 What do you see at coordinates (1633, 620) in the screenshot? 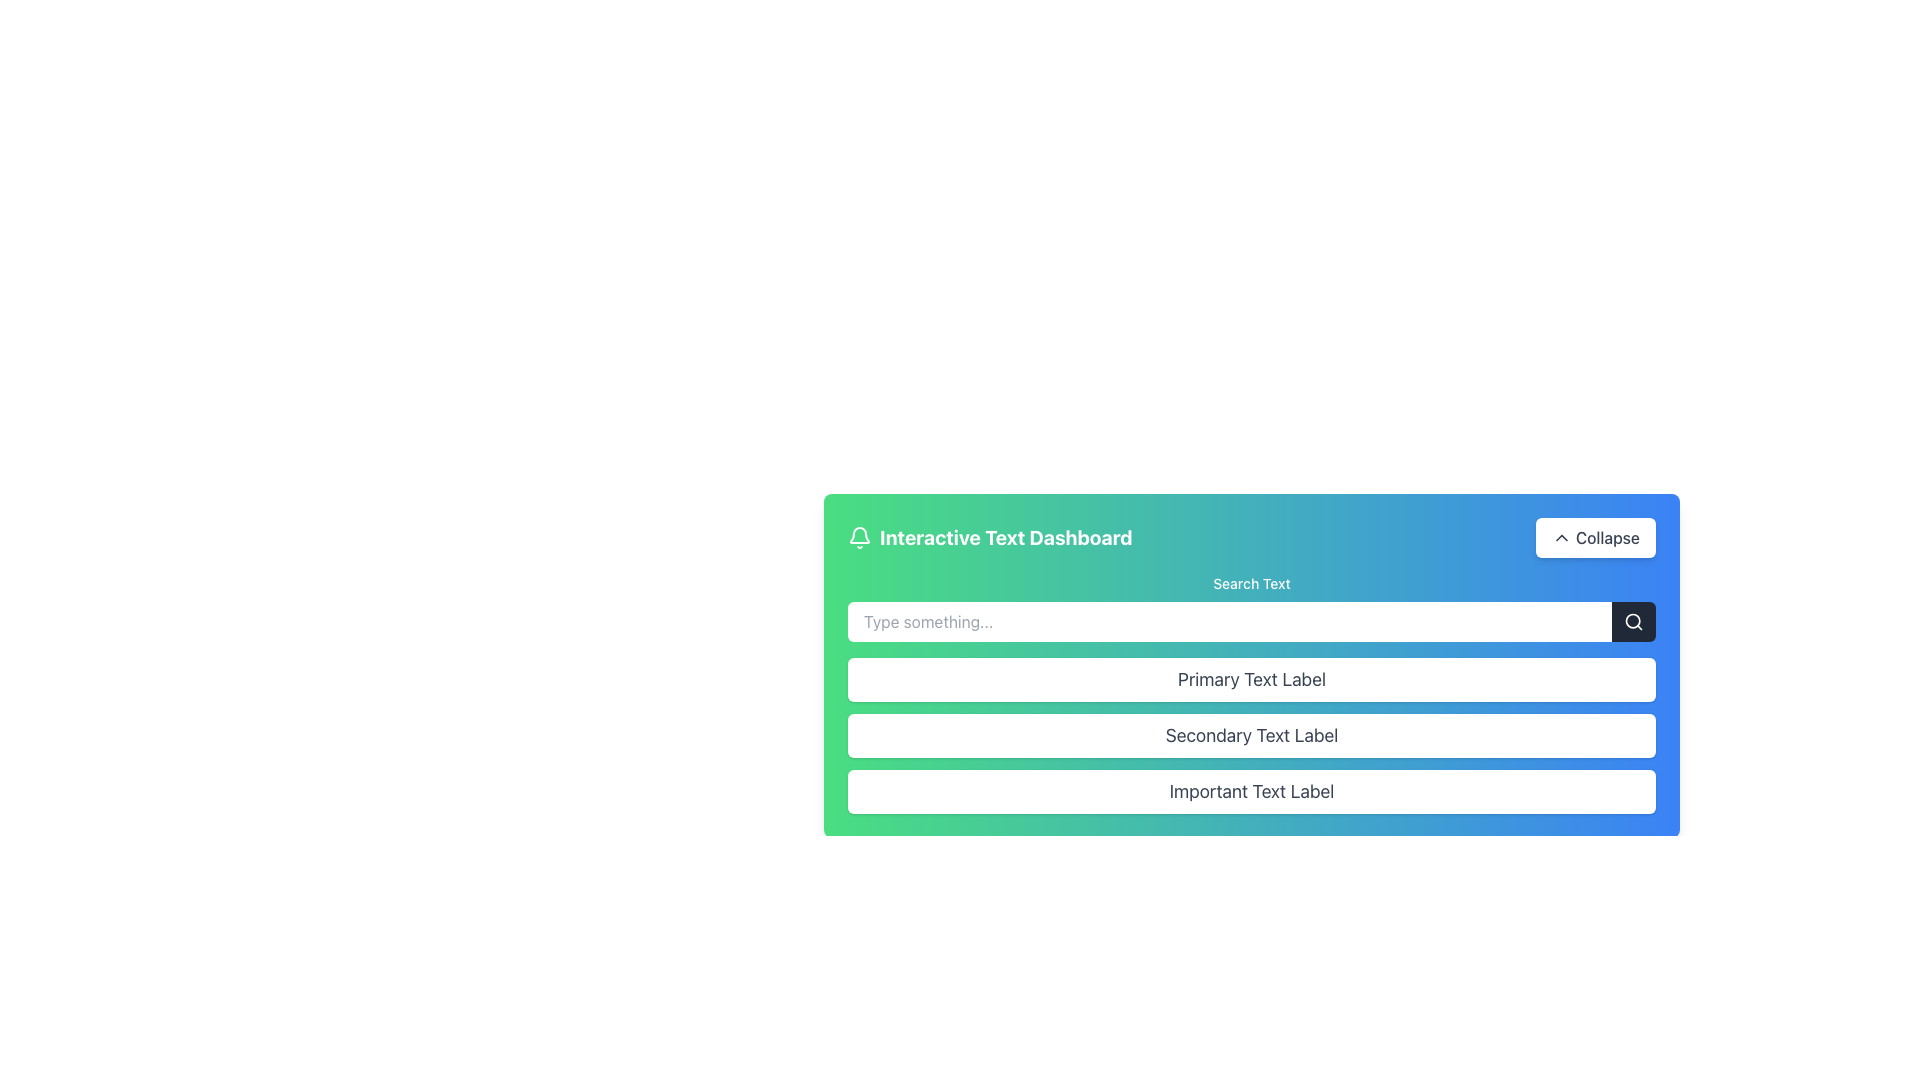
I see `the magnifying glass icon button located on the far right side of the 'Search Text' input field` at bounding box center [1633, 620].